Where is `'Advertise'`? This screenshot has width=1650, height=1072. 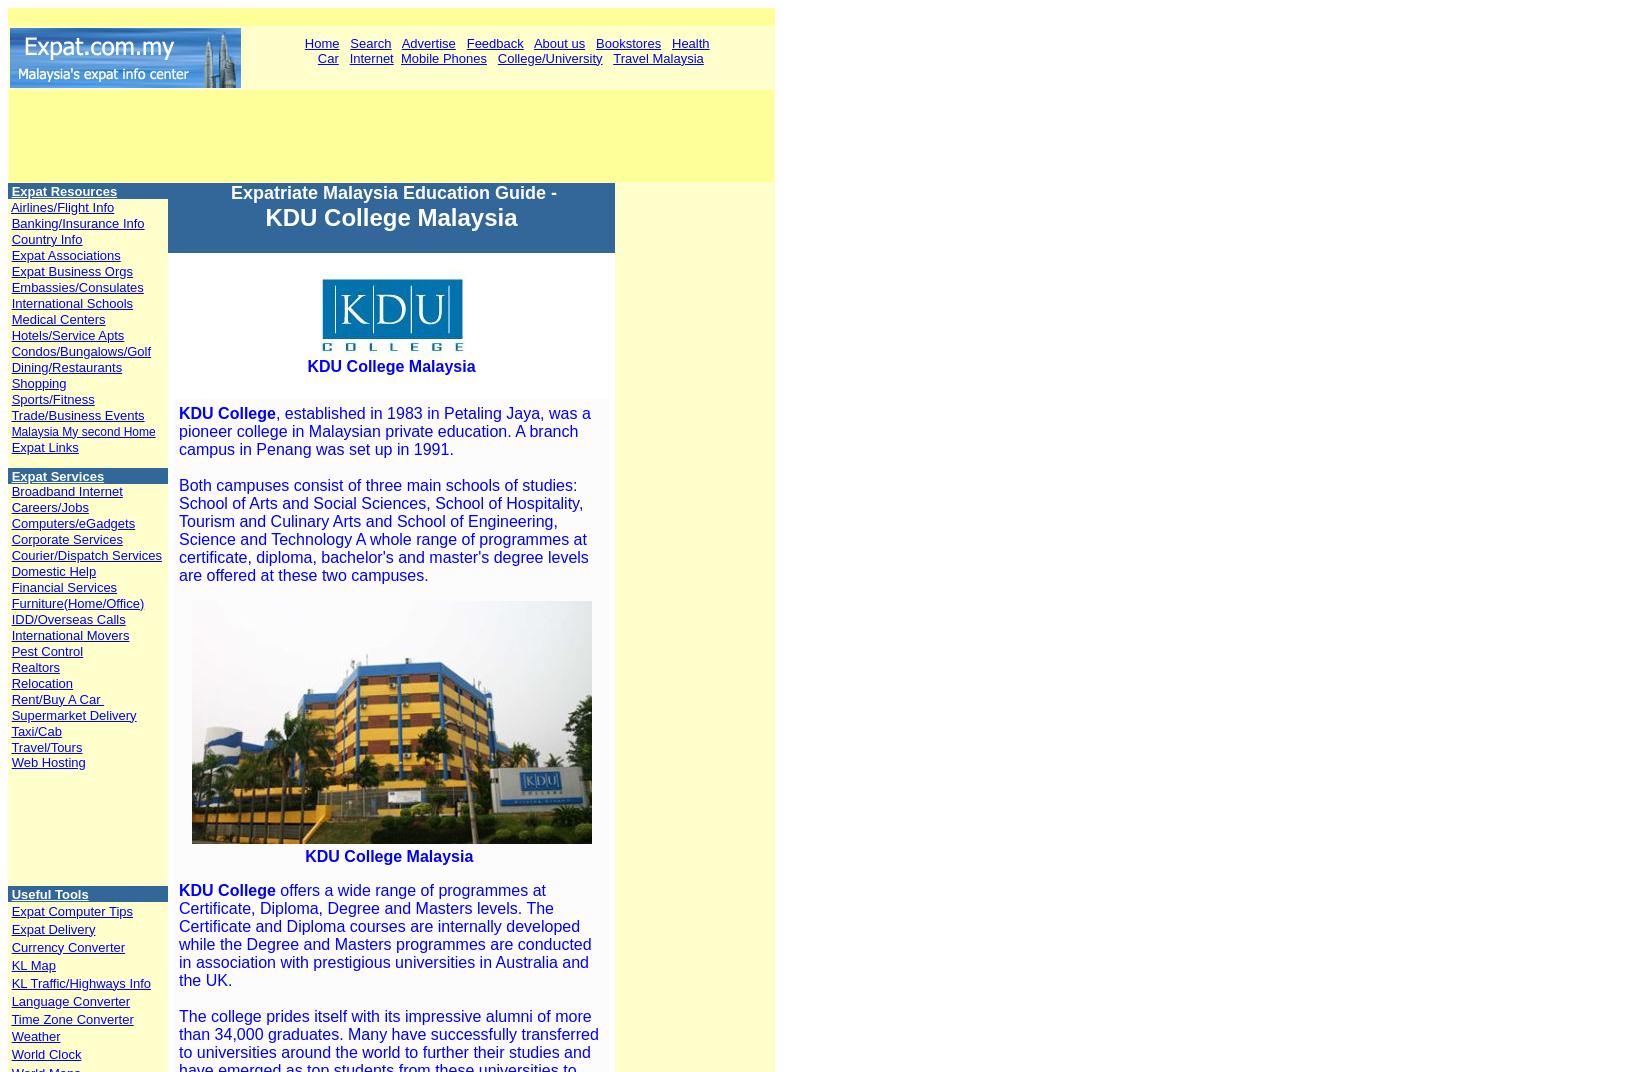 'Advertise' is located at coordinates (427, 41).